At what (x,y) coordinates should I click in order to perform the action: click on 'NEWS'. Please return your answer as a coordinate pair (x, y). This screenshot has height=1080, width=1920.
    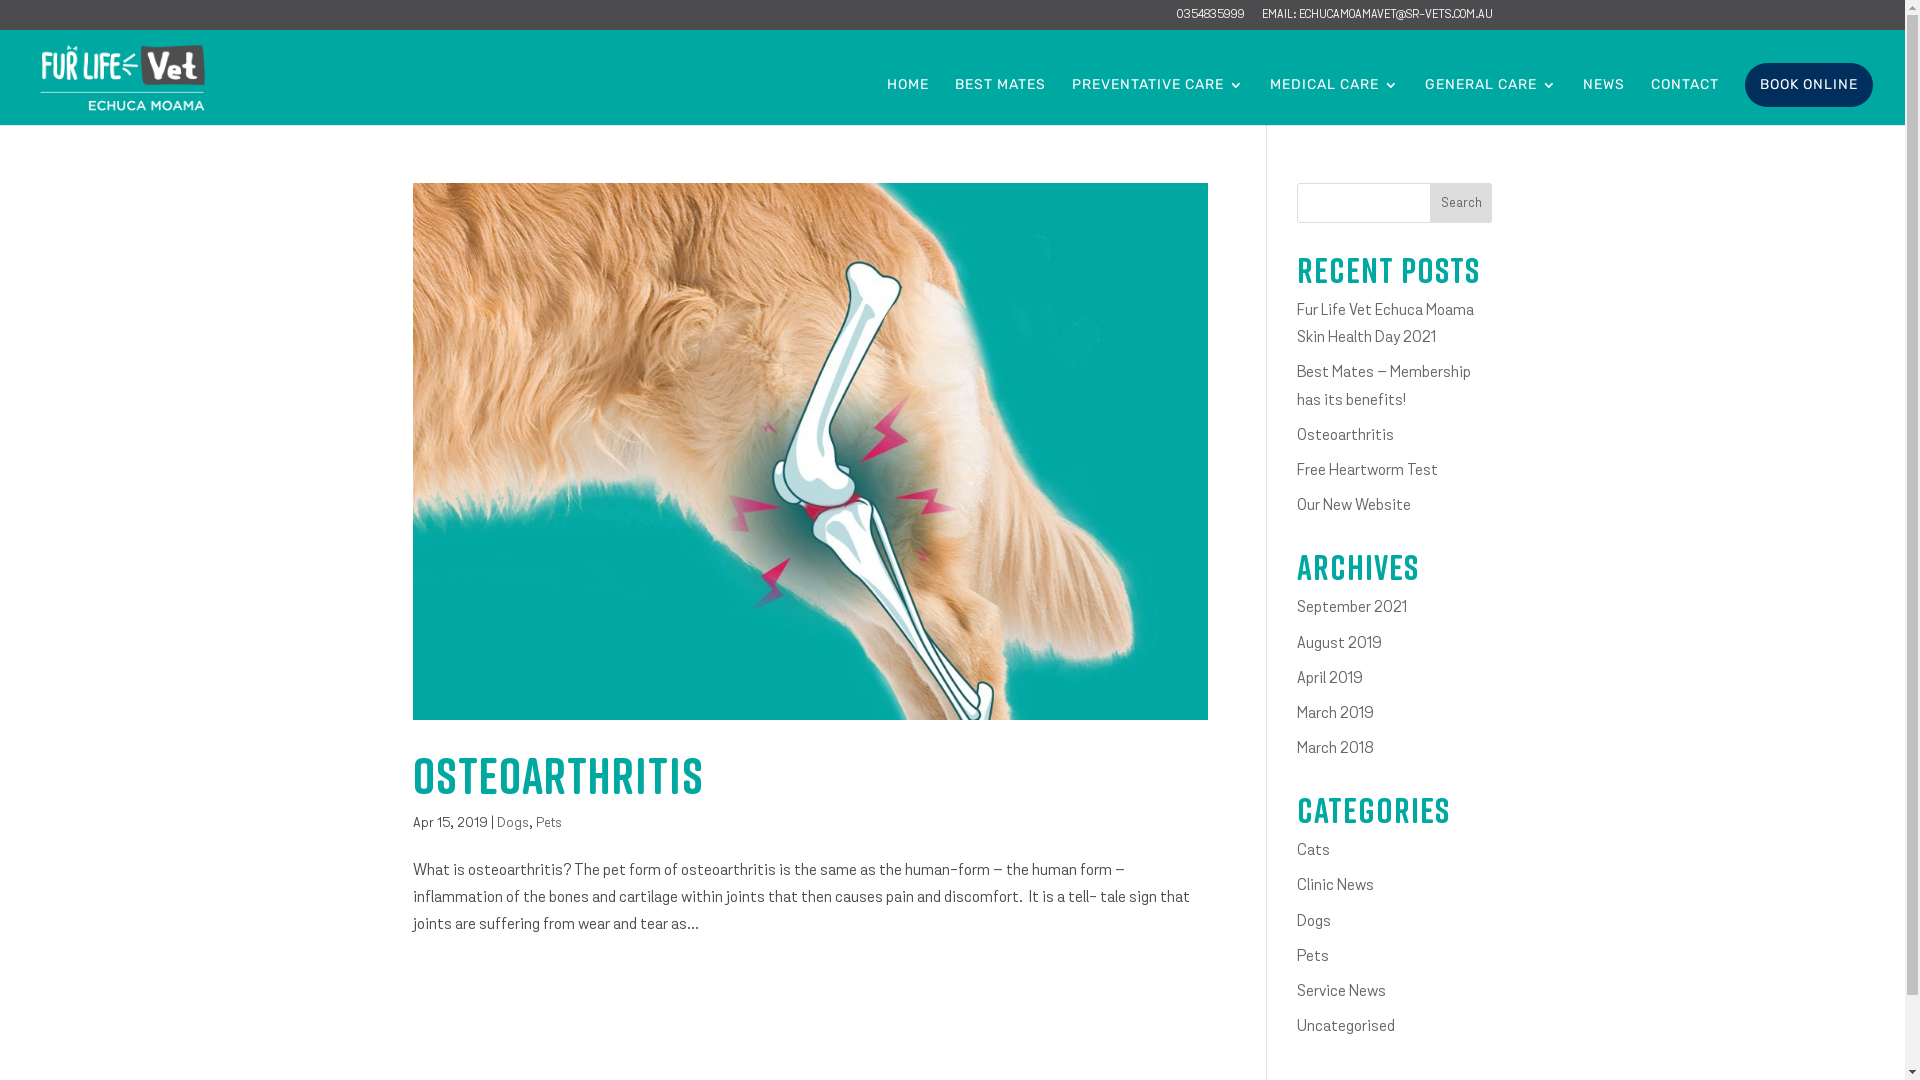
    Looking at the image, I should click on (1603, 101).